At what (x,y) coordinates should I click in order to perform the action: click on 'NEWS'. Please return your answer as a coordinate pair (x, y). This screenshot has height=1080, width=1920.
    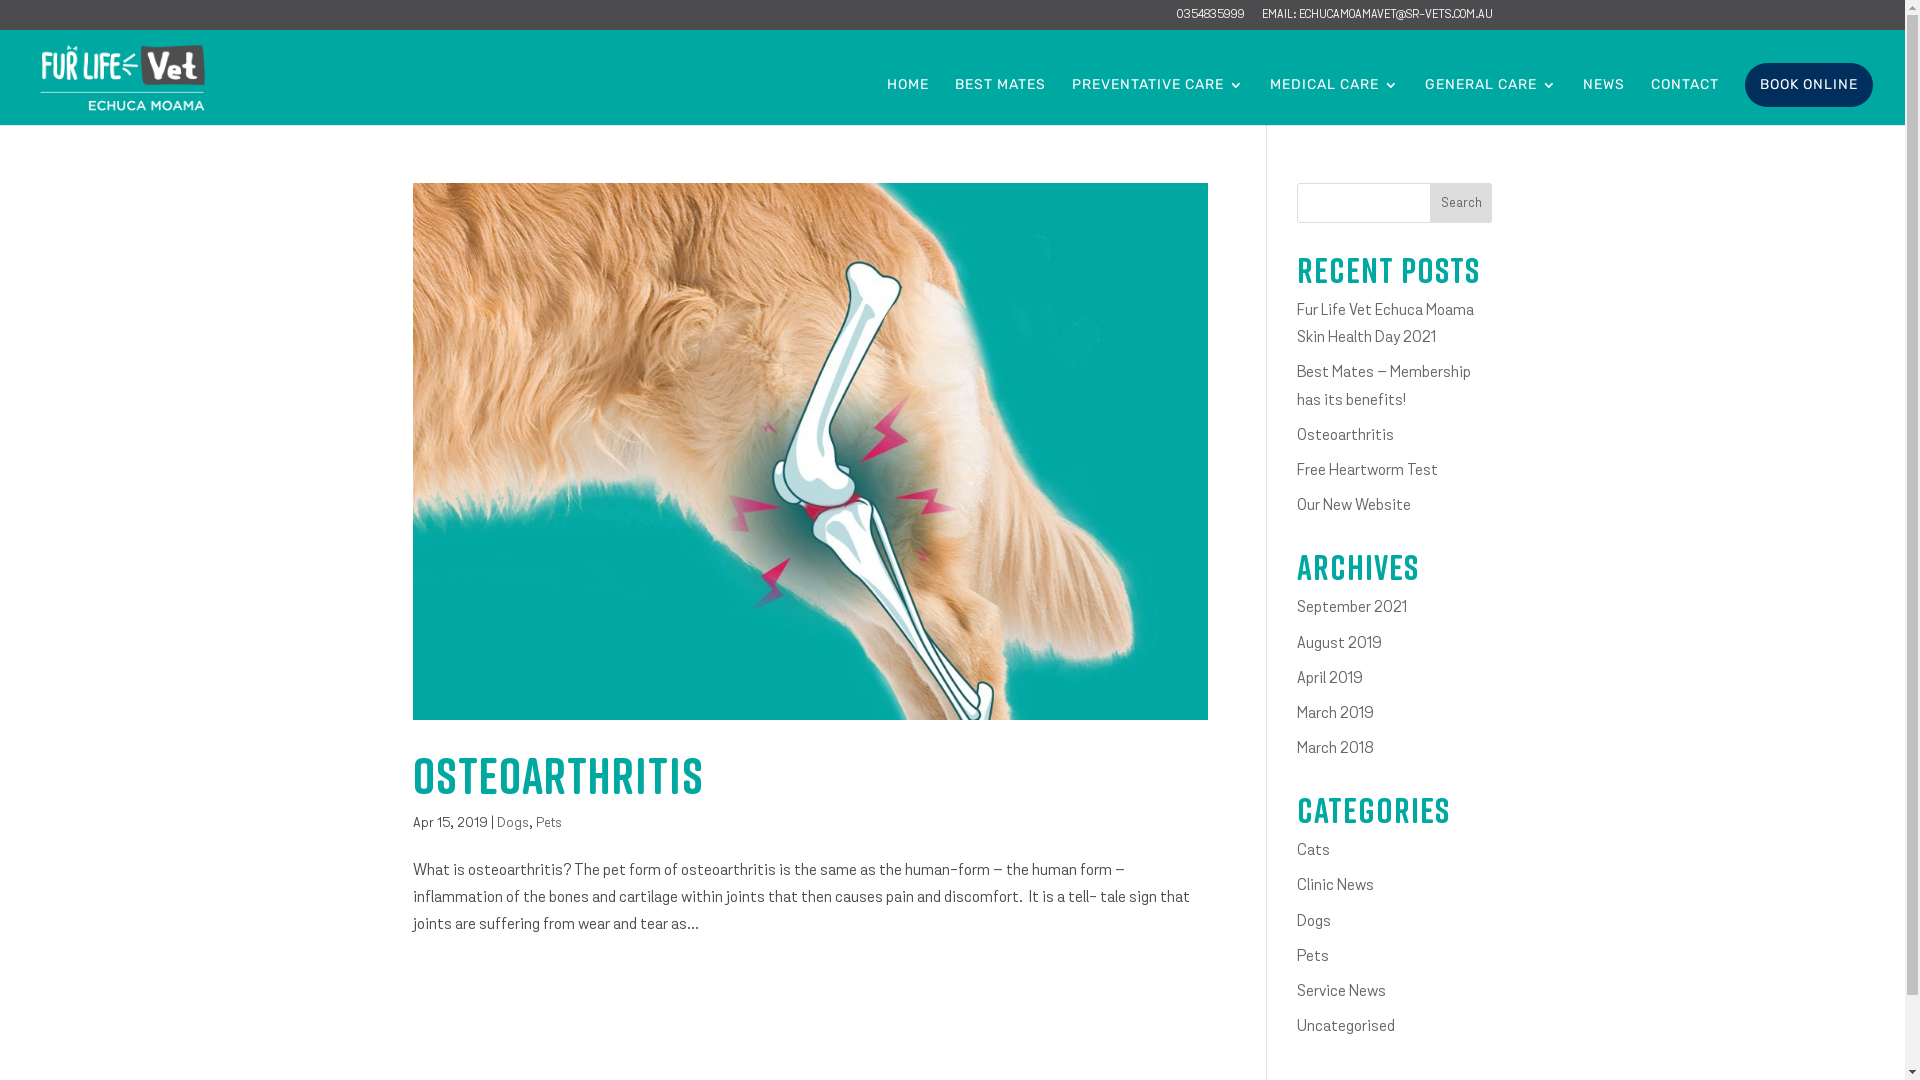
    Looking at the image, I should click on (1603, 101).